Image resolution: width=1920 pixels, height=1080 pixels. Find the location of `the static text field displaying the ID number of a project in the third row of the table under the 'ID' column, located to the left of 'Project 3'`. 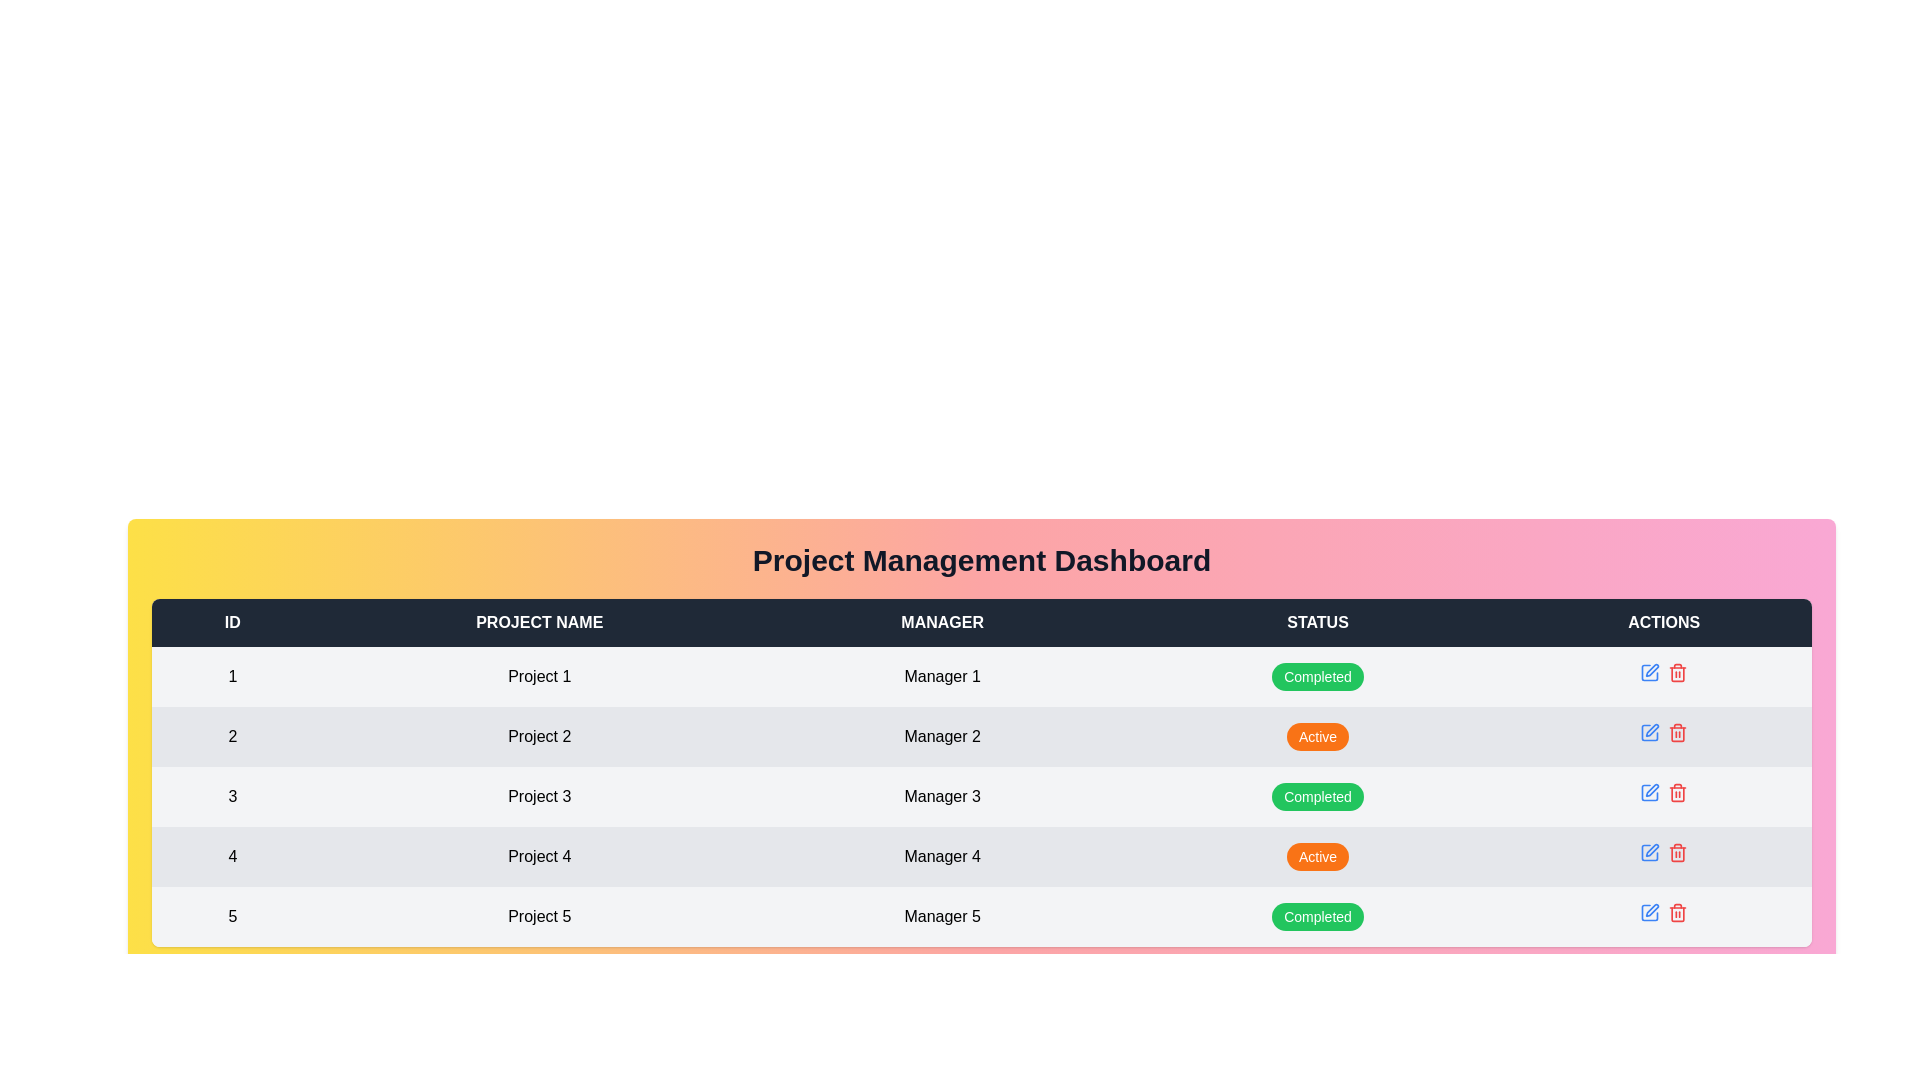

the static text field displaying the ID number of a project in the third row of the table under the 'ID' column, located to the left of 'Project 3' is located at coordinates (232, 796).